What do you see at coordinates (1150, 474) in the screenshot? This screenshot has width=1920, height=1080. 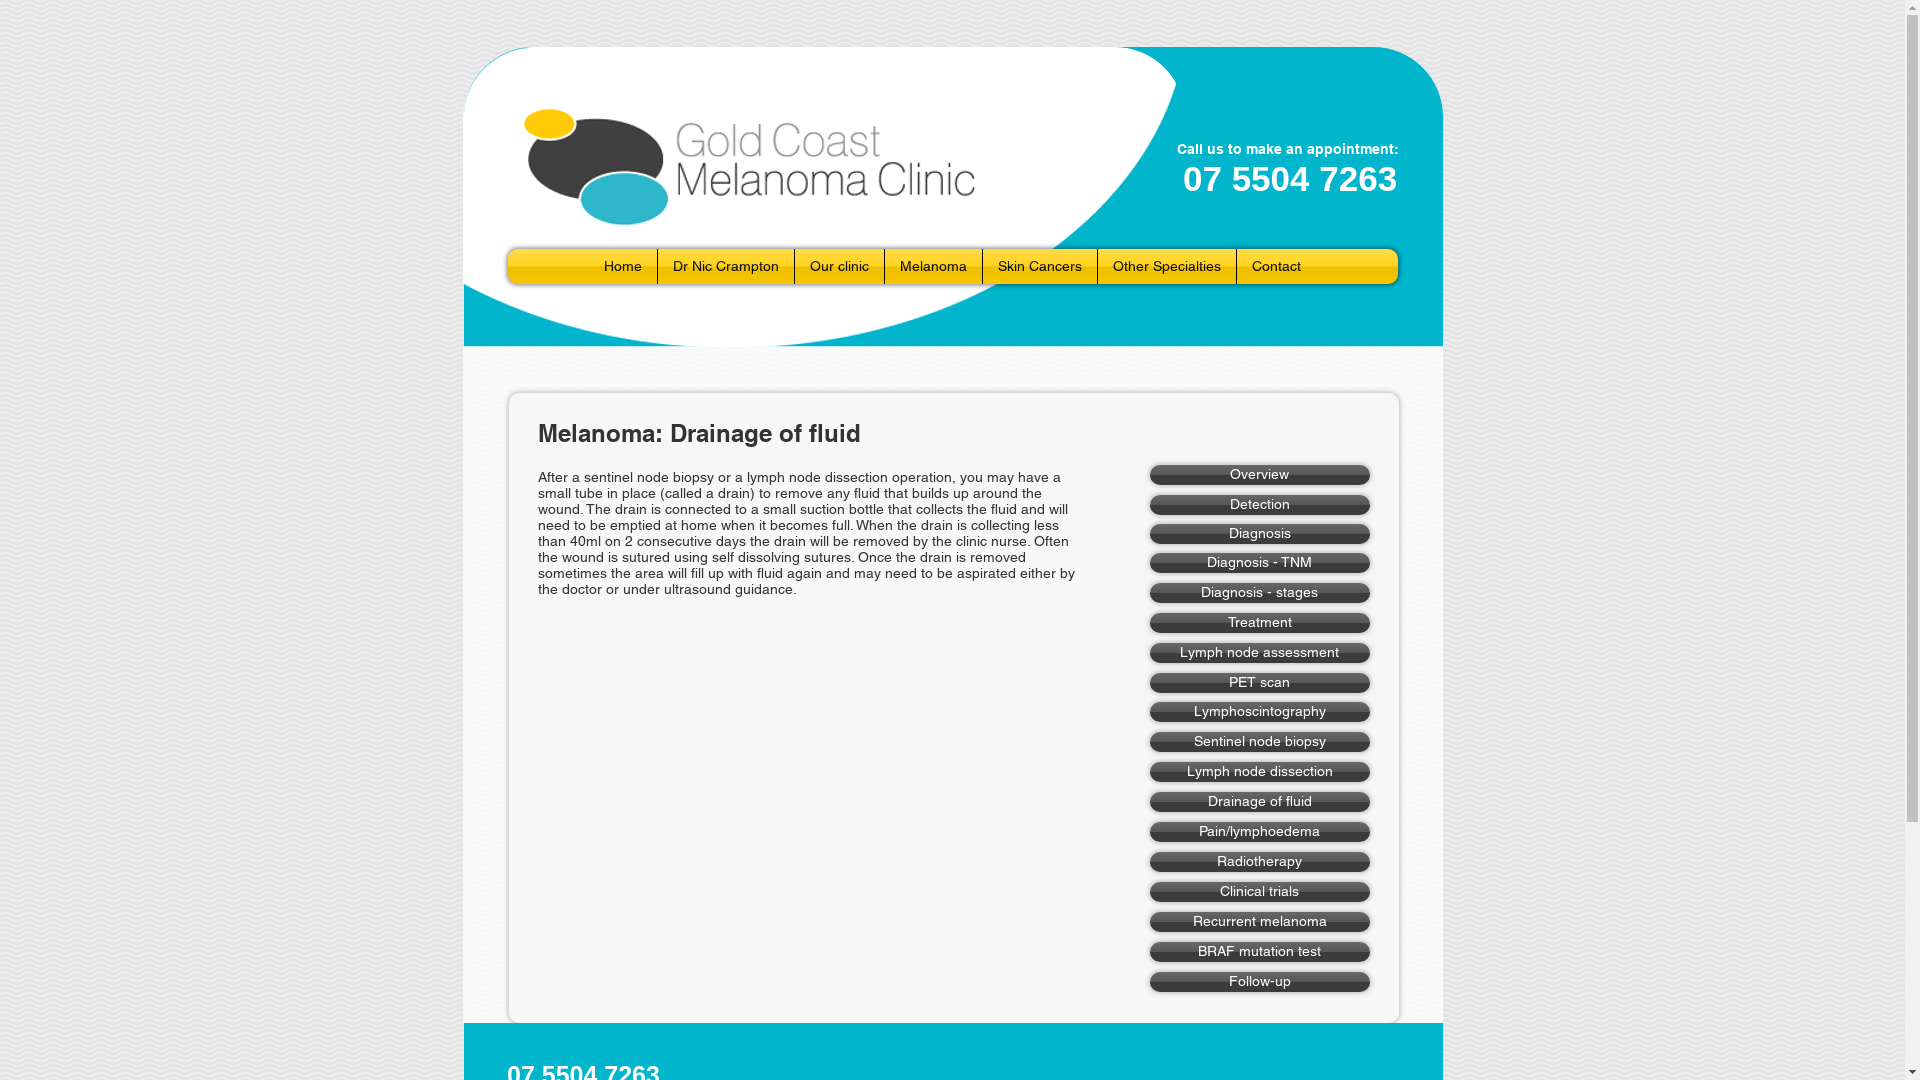 I see `'Overview'` at bounding box center [1150, 474].